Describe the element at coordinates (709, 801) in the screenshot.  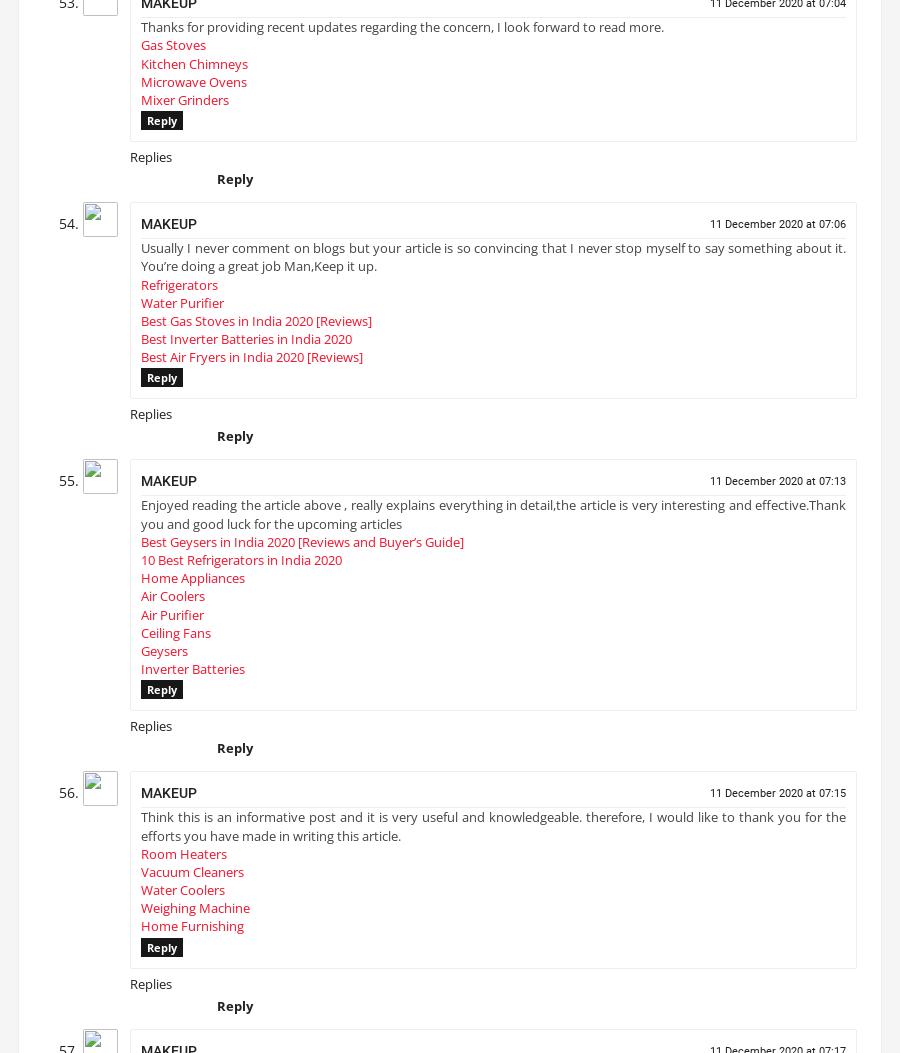
I see `'11 December 2020 at 07:15'` at that location.